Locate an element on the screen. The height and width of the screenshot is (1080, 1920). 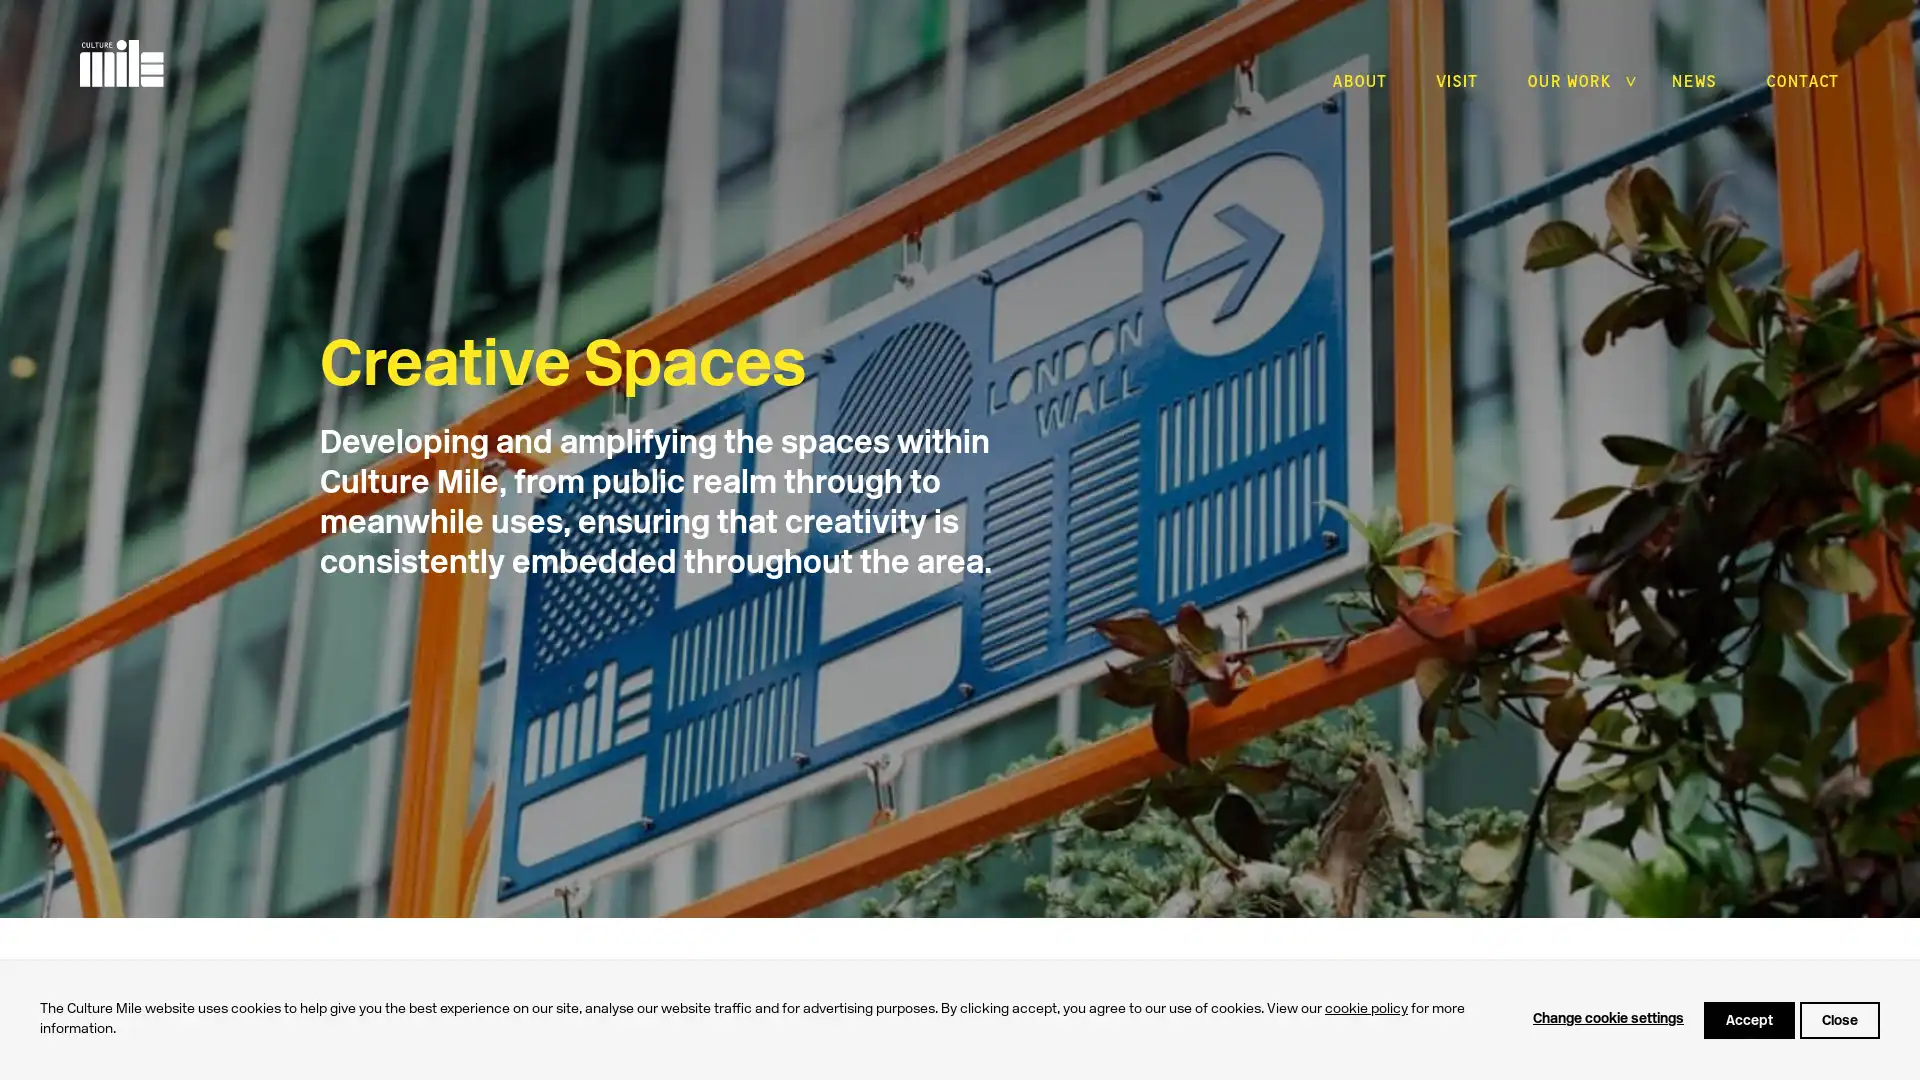
Close is located at coordinates (1839, 1019).